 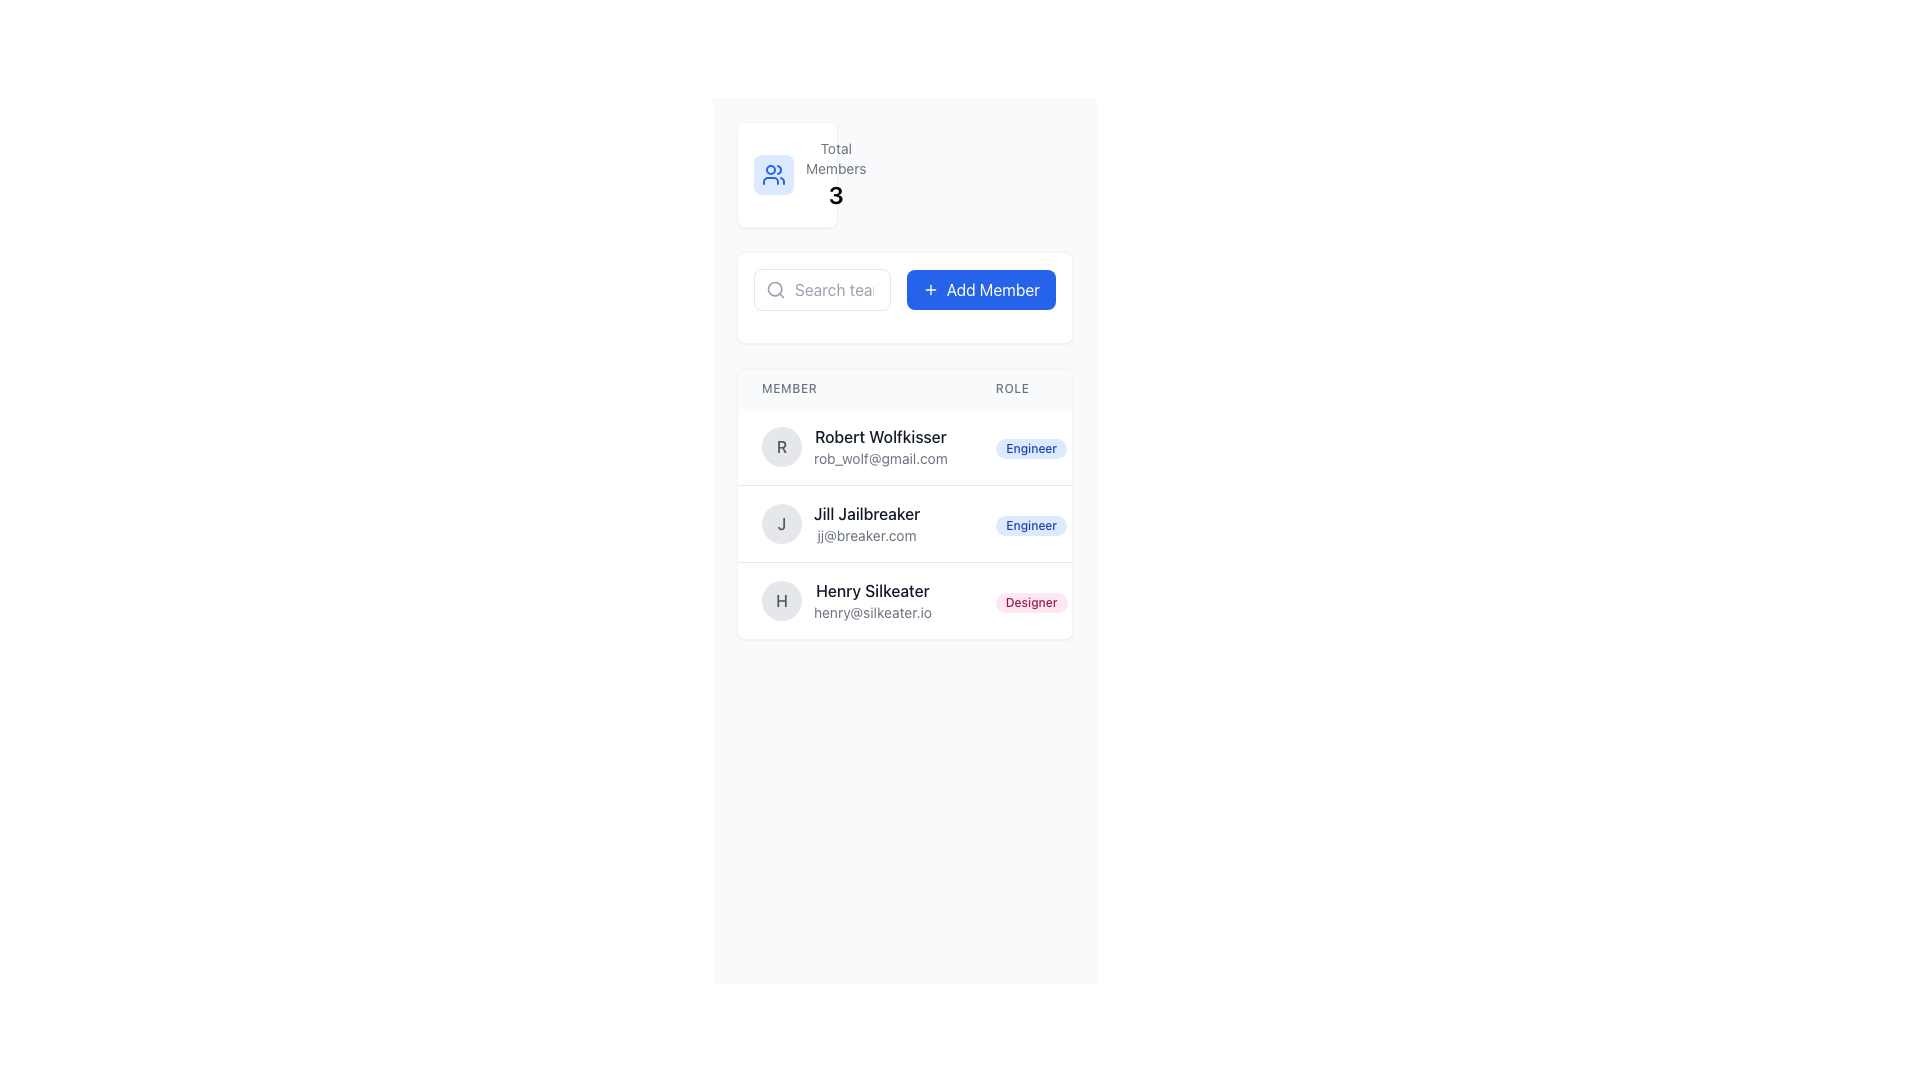 What do you see at coordinates (1031, 599) in the screenshot?
I see `the role designation badge for 'Designer' associated with 'Henry Silkeater', located in the rightmost column of the list under the title 'Role'` at bounding box center [1031, 599].